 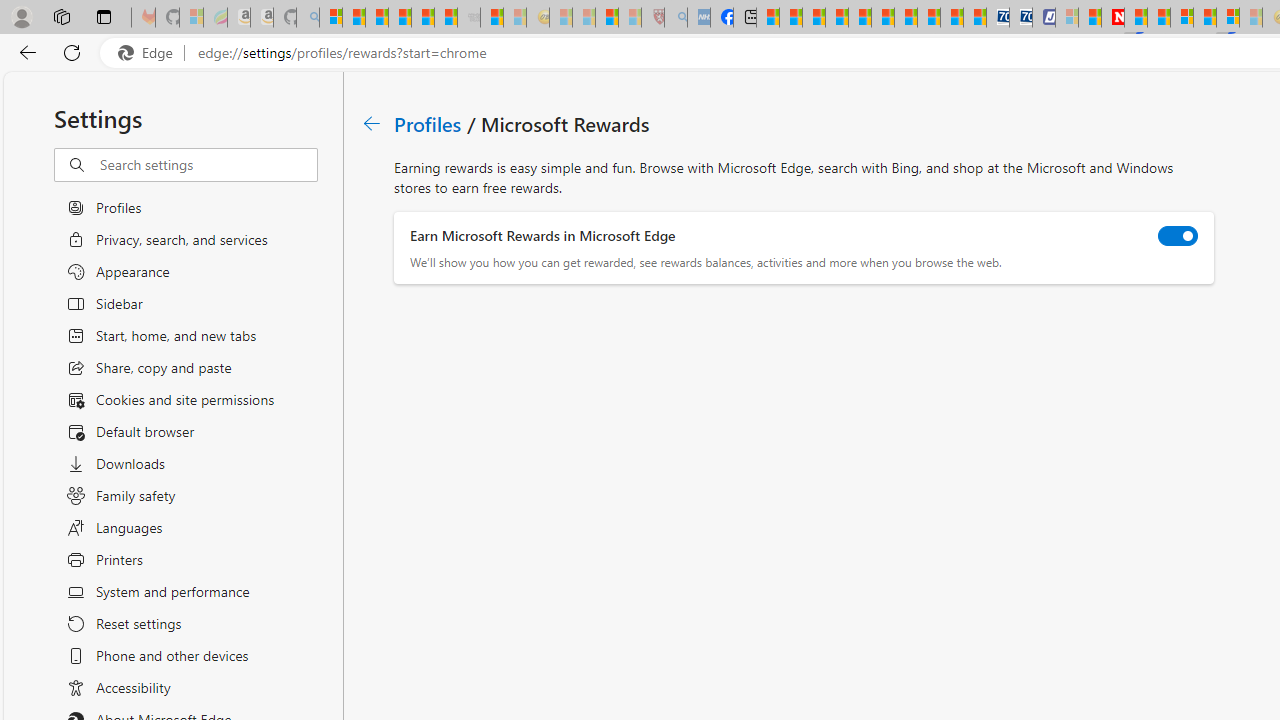 What do you see at coordinates (560, 17) in the screenshot?
I see `'Recipes - MSN - Sleeping'` at bounding box center [560, 17].